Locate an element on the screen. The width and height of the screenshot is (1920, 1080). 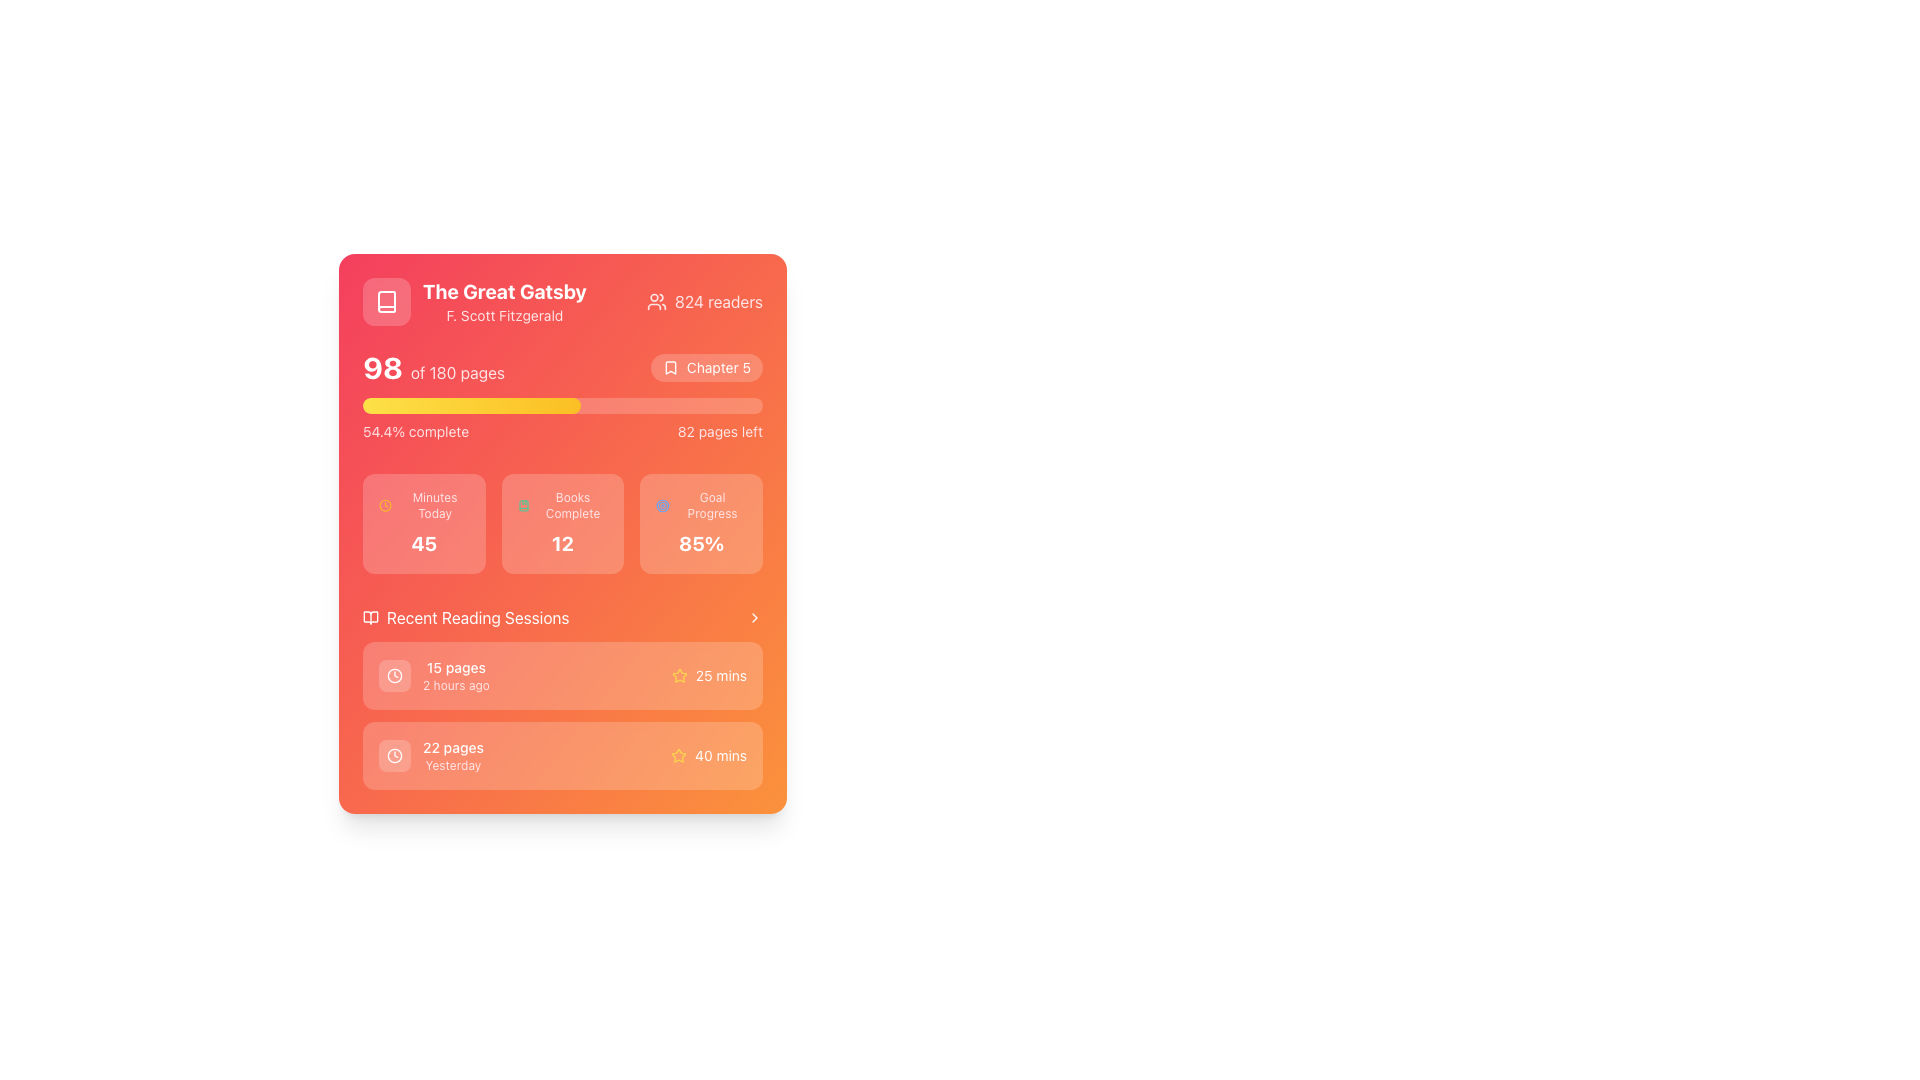
the first Informational card styled with a semi-transparent white overlay, displaying 'Minutes Today' and the value '45', located in the top-left corner of the grid layout is located at coordinates (423, 523).